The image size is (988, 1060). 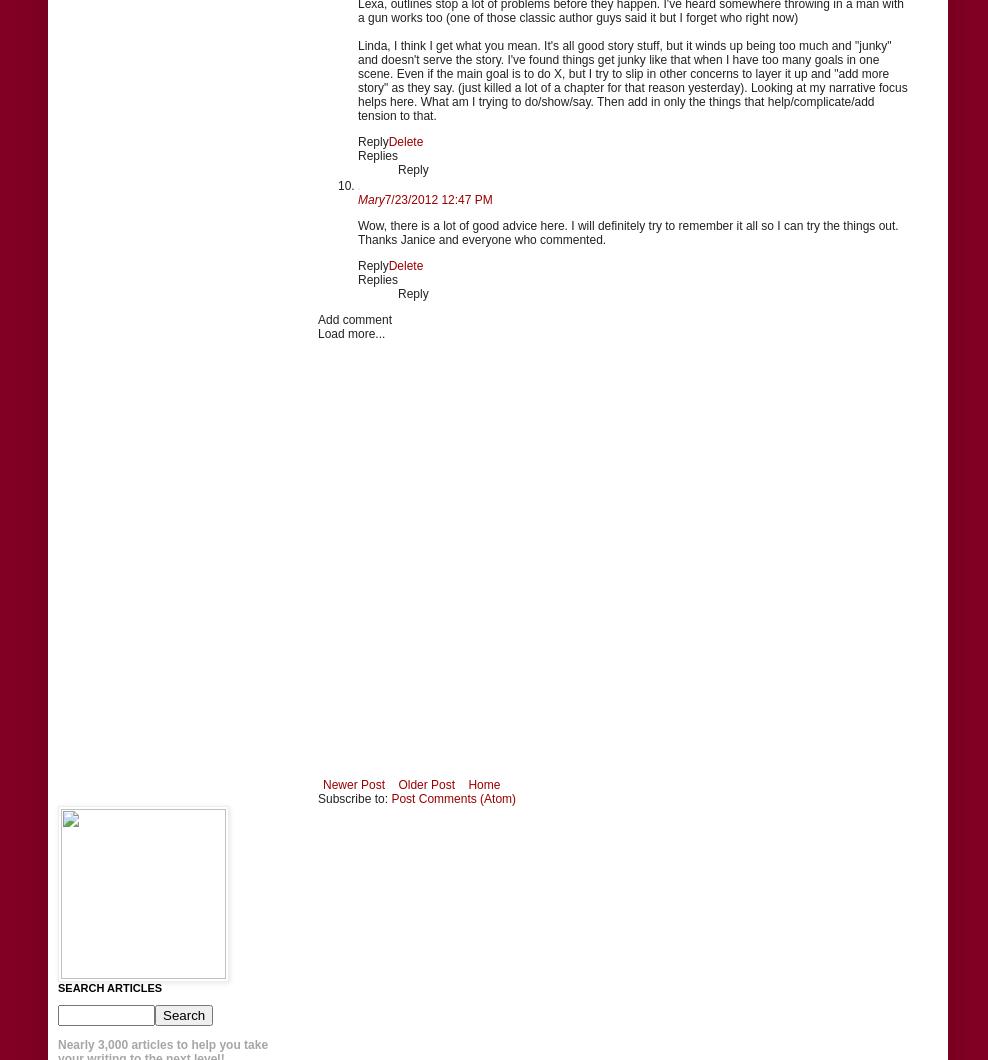 What do you see at coordinates (351, 333) in the screenshot?
I see `'Load more...'` at bounding box center [351, 333].